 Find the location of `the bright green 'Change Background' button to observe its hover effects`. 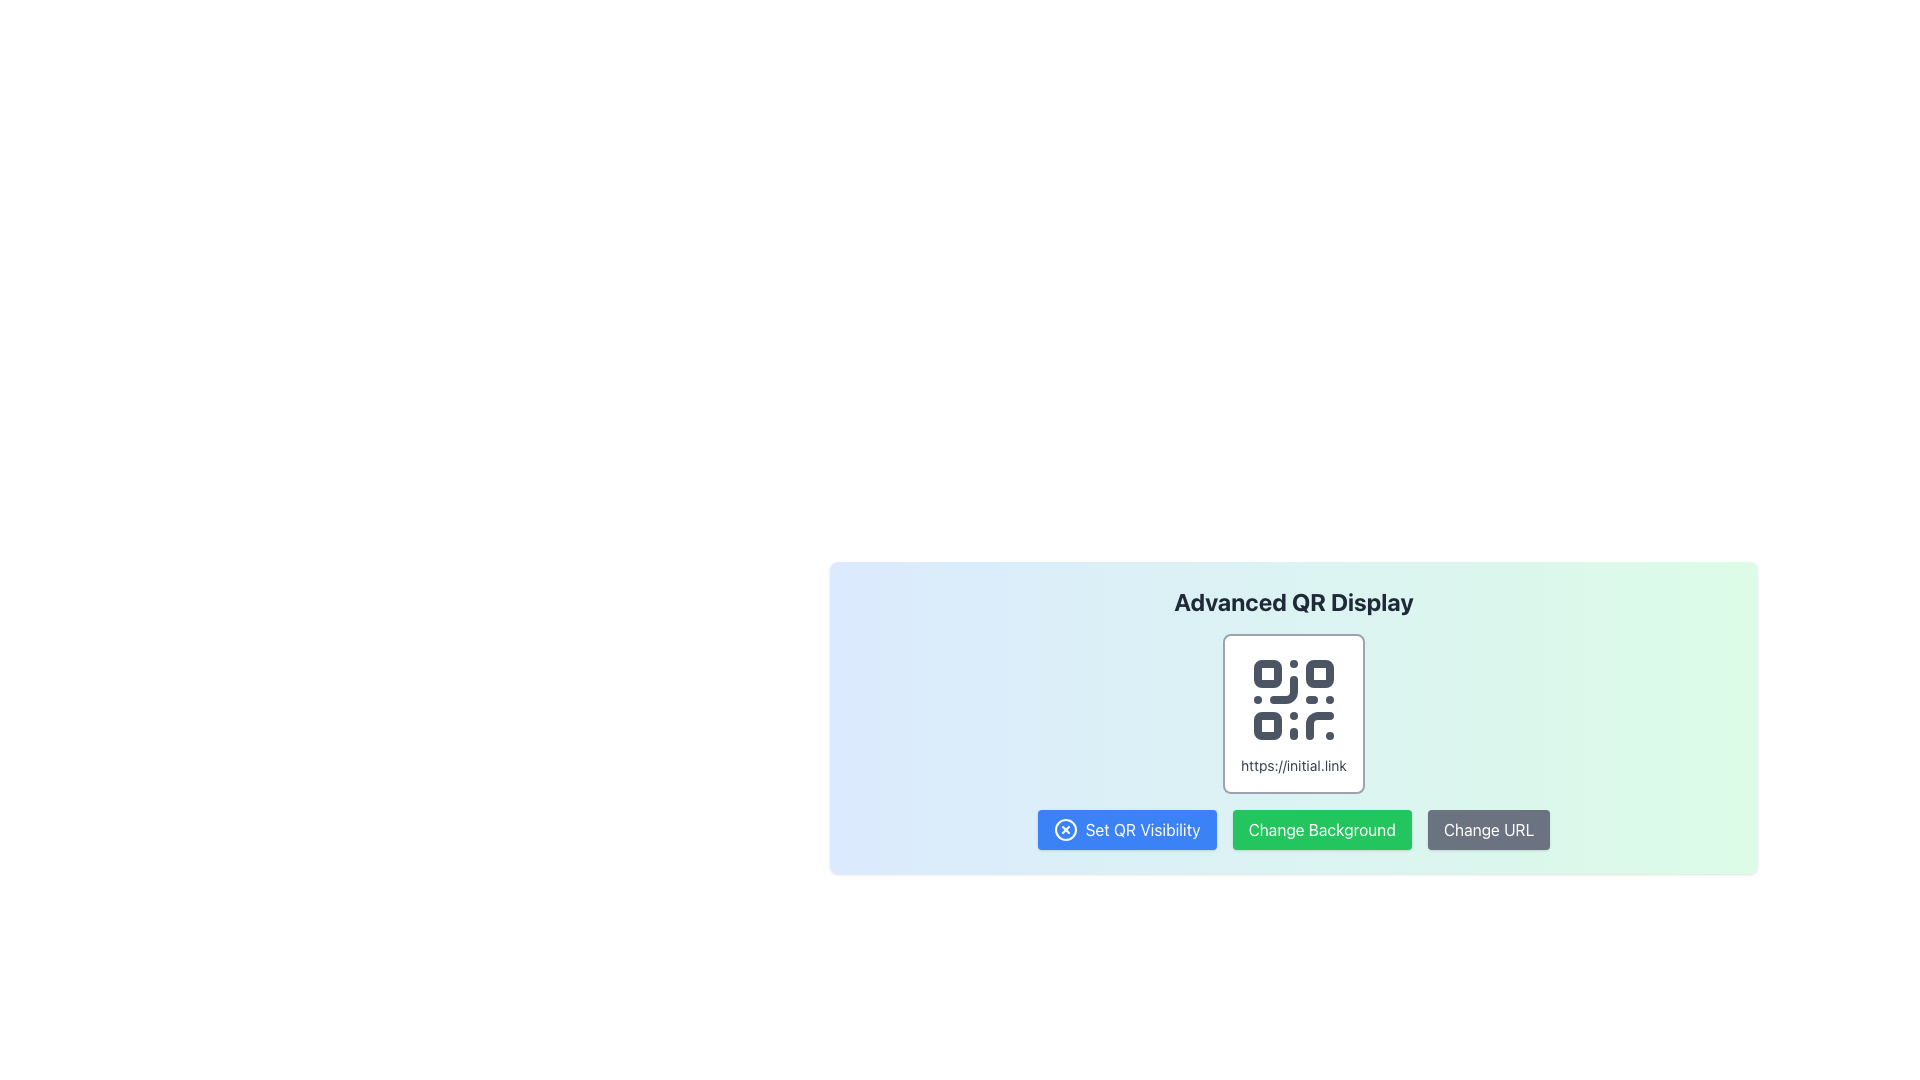

the bright green 'Change Background' button to observe its hover effects is located at coordinates (1322, 829).